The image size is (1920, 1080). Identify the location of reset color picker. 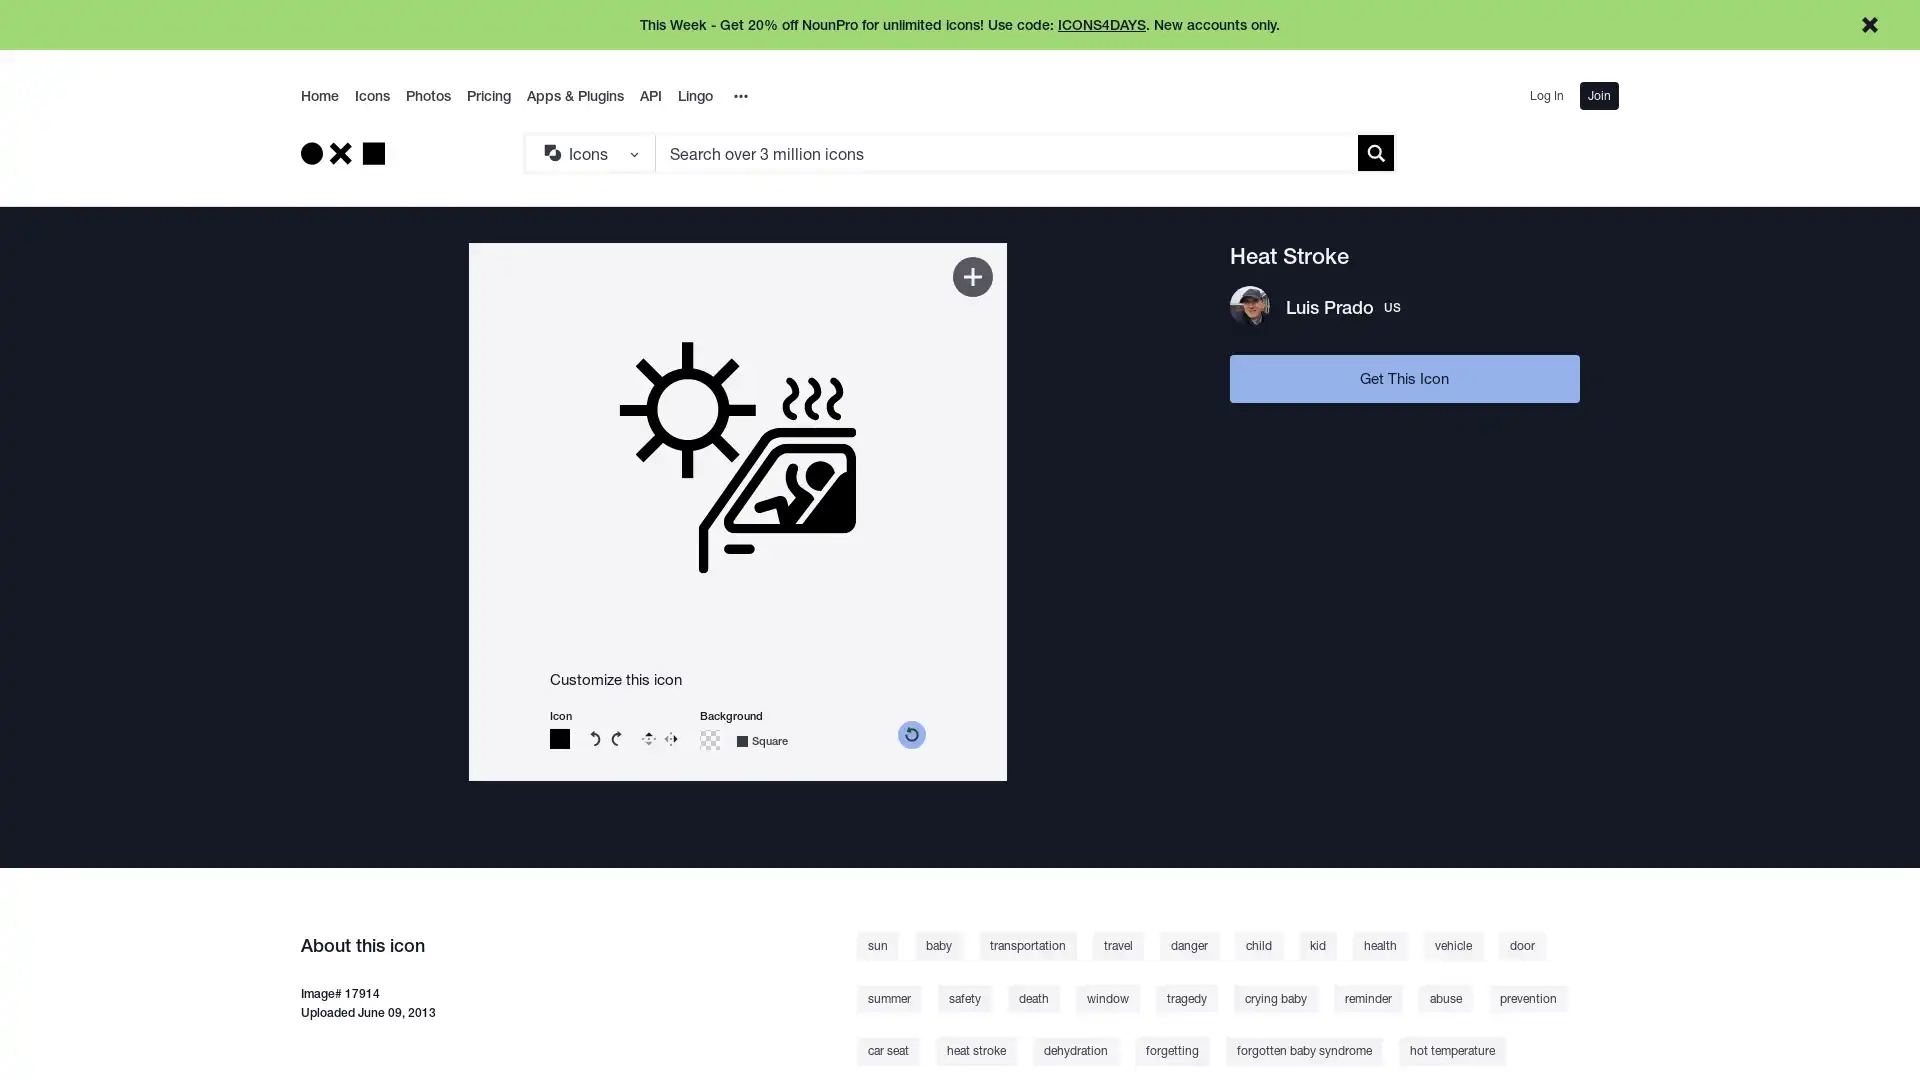
(910, 735).